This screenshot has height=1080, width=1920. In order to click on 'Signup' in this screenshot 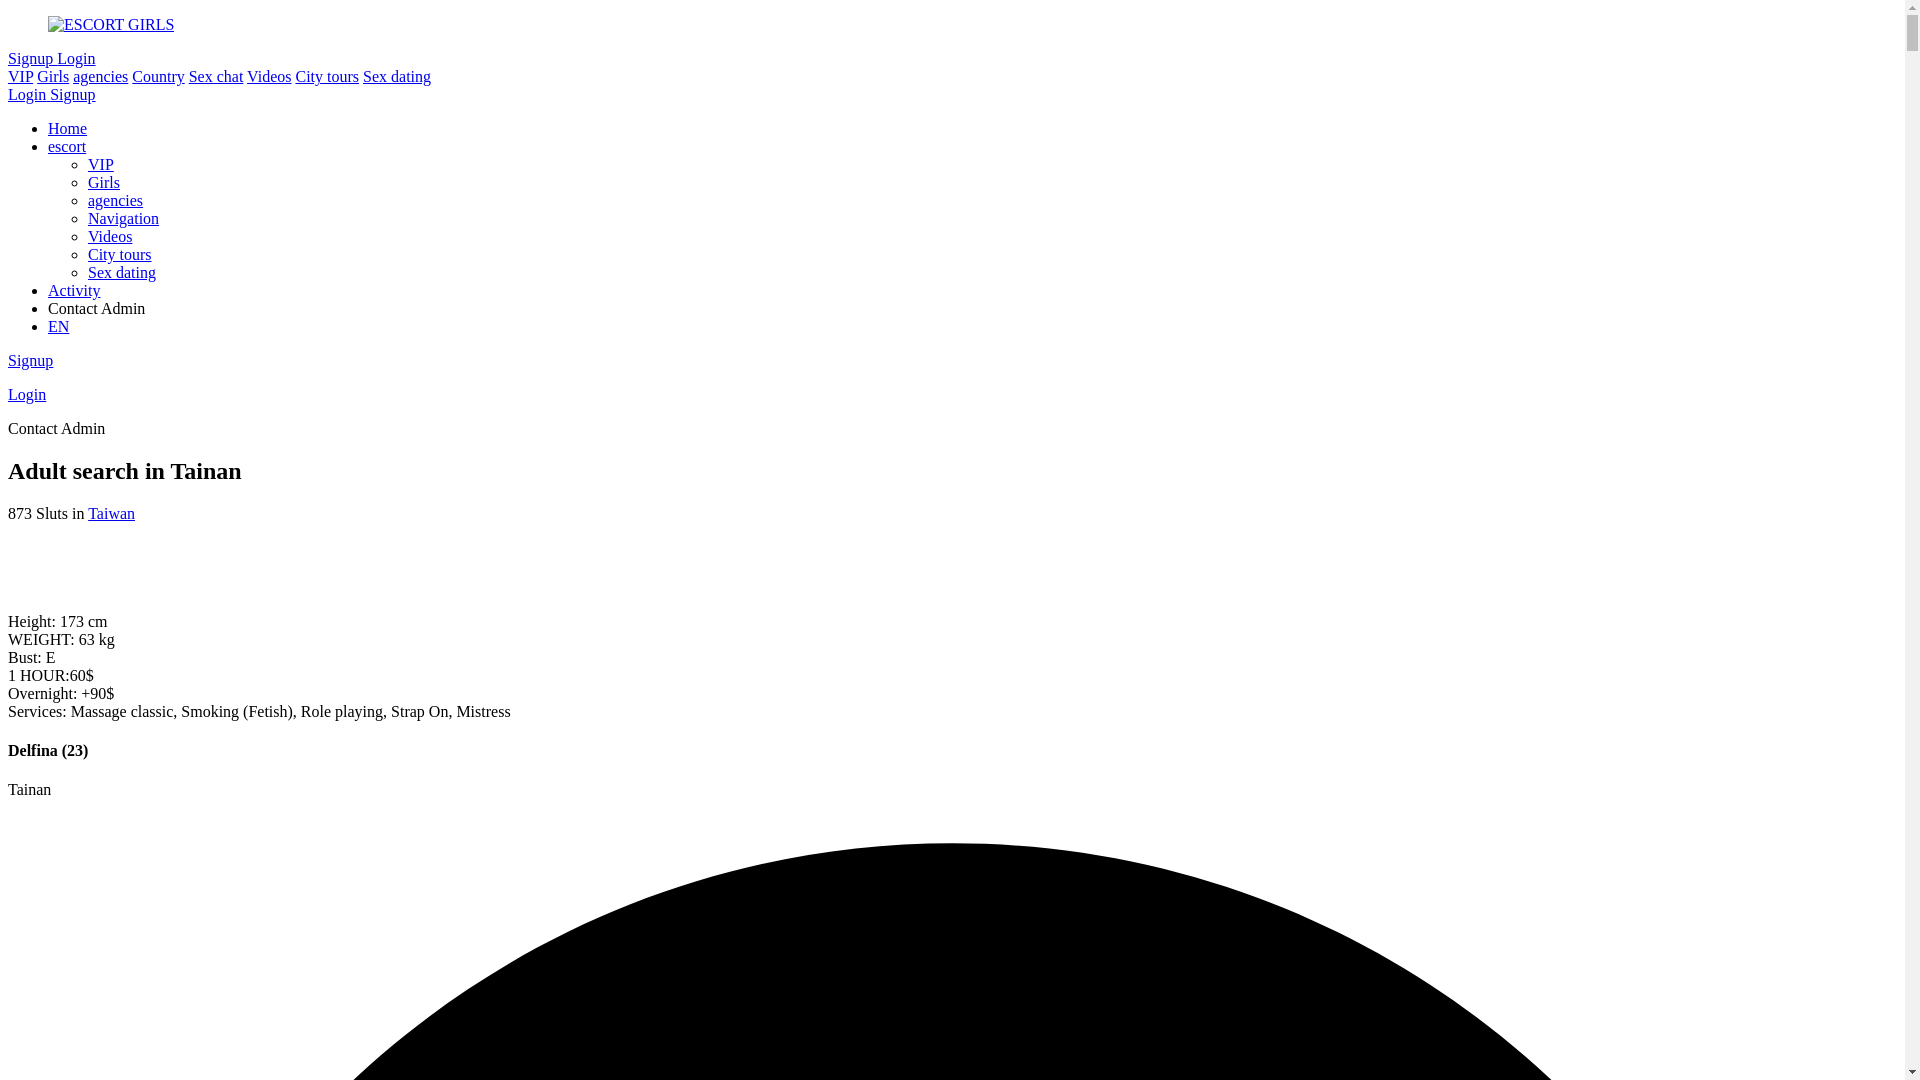, I will do `click(72, 94)`.